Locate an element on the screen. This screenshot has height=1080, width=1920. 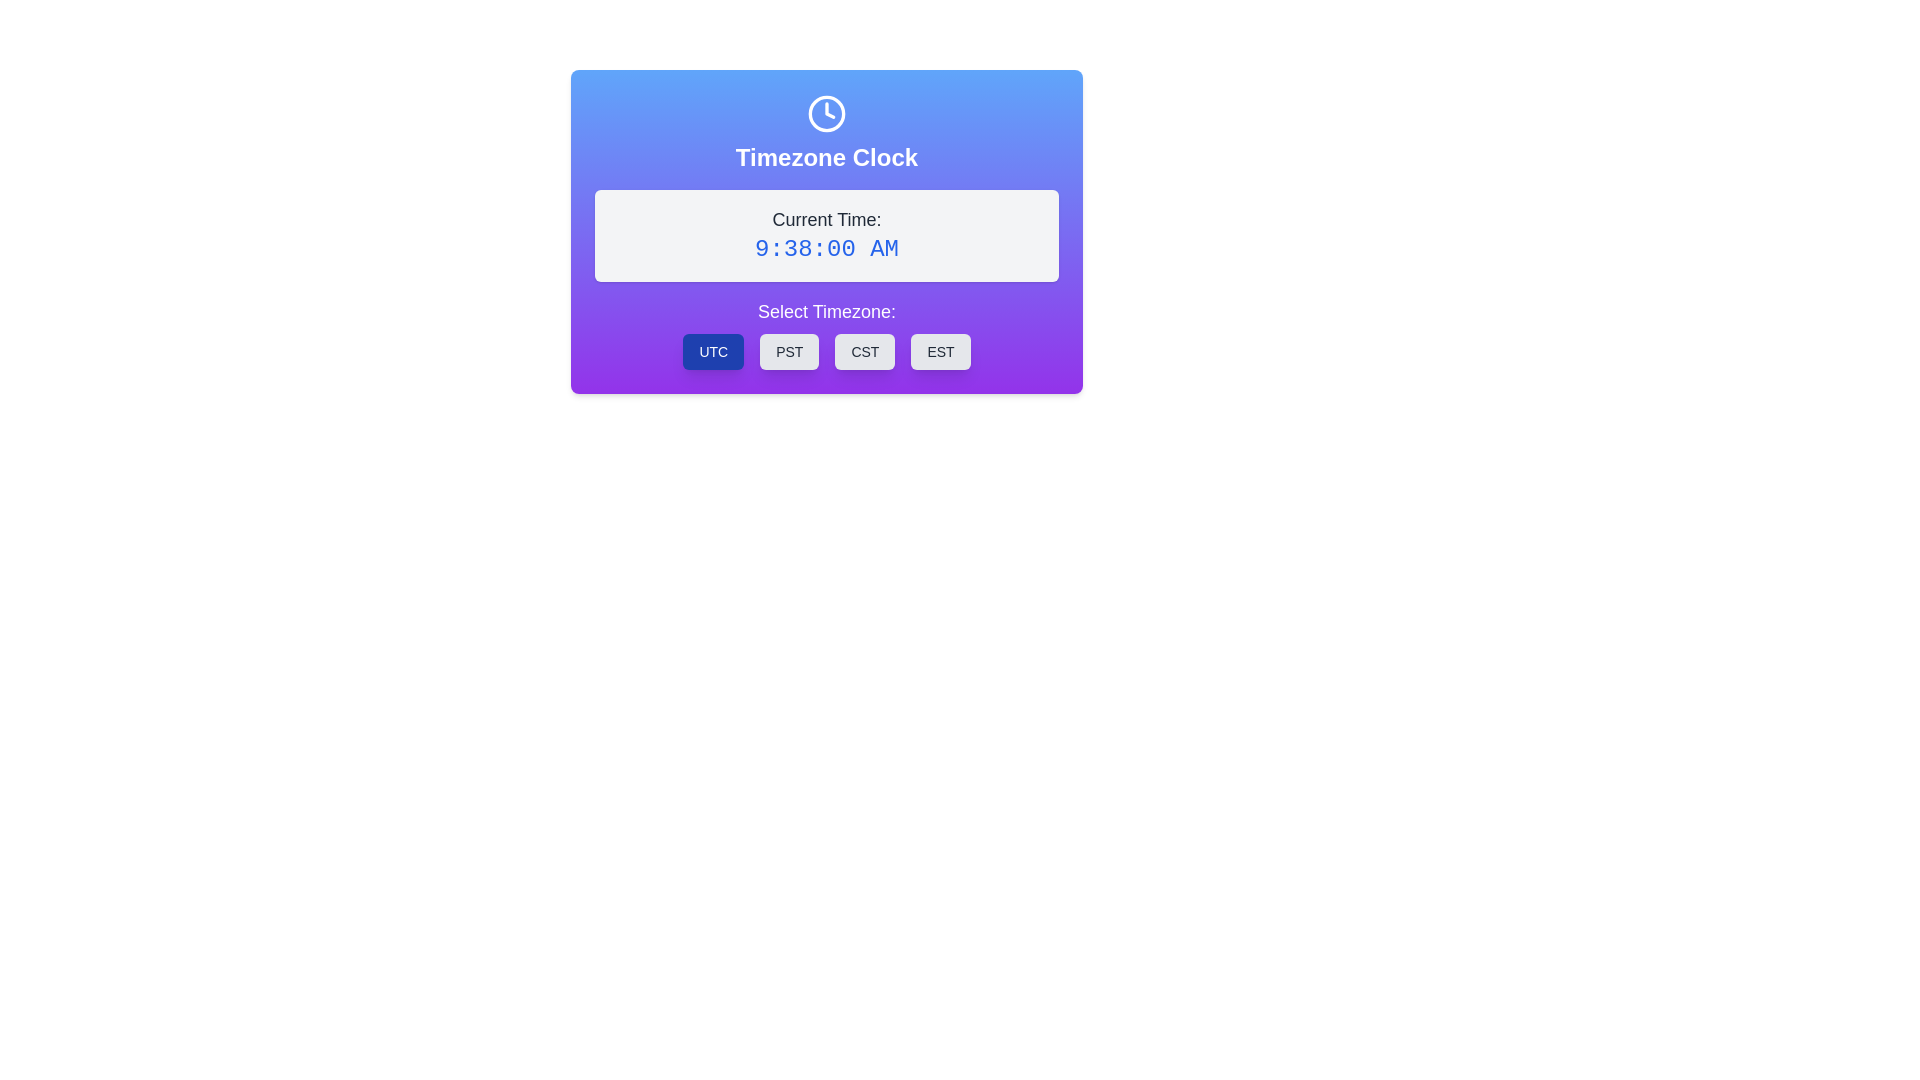
the text display that shows the current time, located to the right of the label 'Current Time:' within the timezone clock section is located at coordinates (826, 248).